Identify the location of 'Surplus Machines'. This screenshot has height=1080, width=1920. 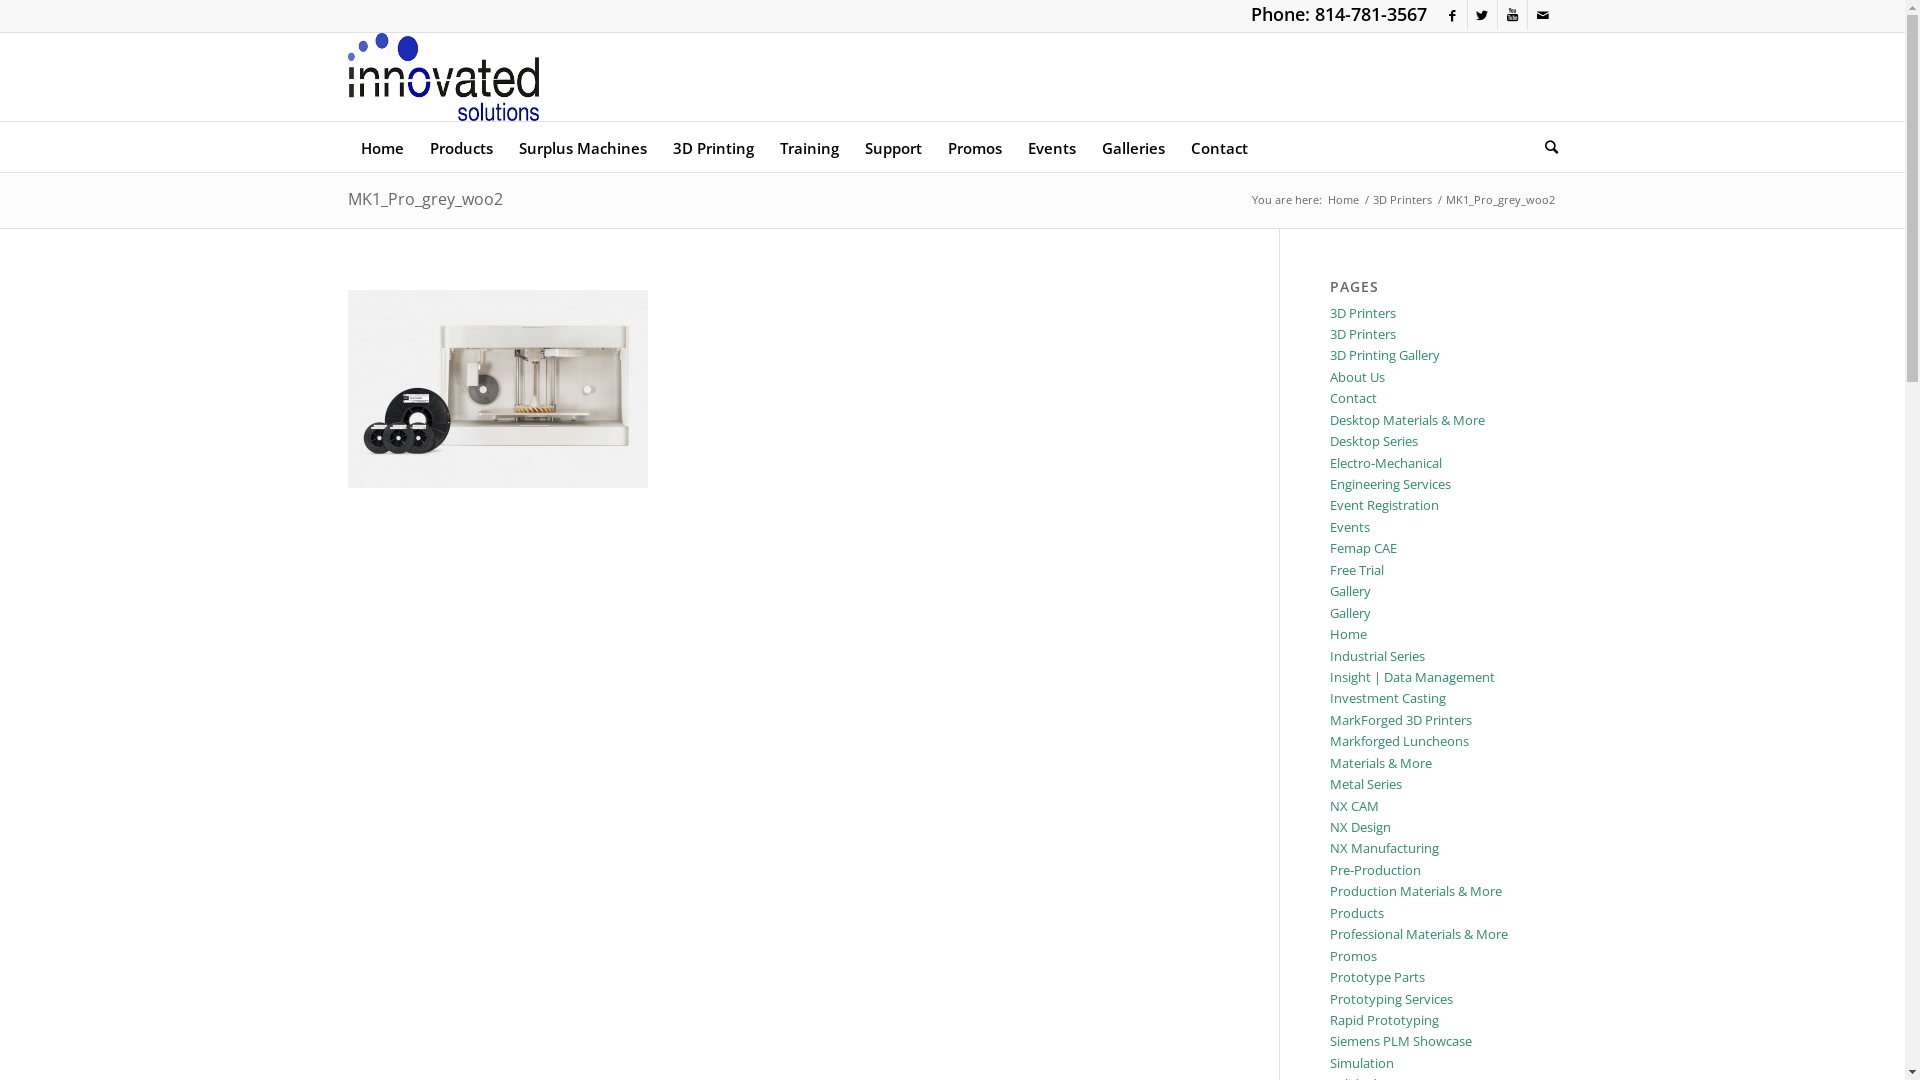
(581, 145).